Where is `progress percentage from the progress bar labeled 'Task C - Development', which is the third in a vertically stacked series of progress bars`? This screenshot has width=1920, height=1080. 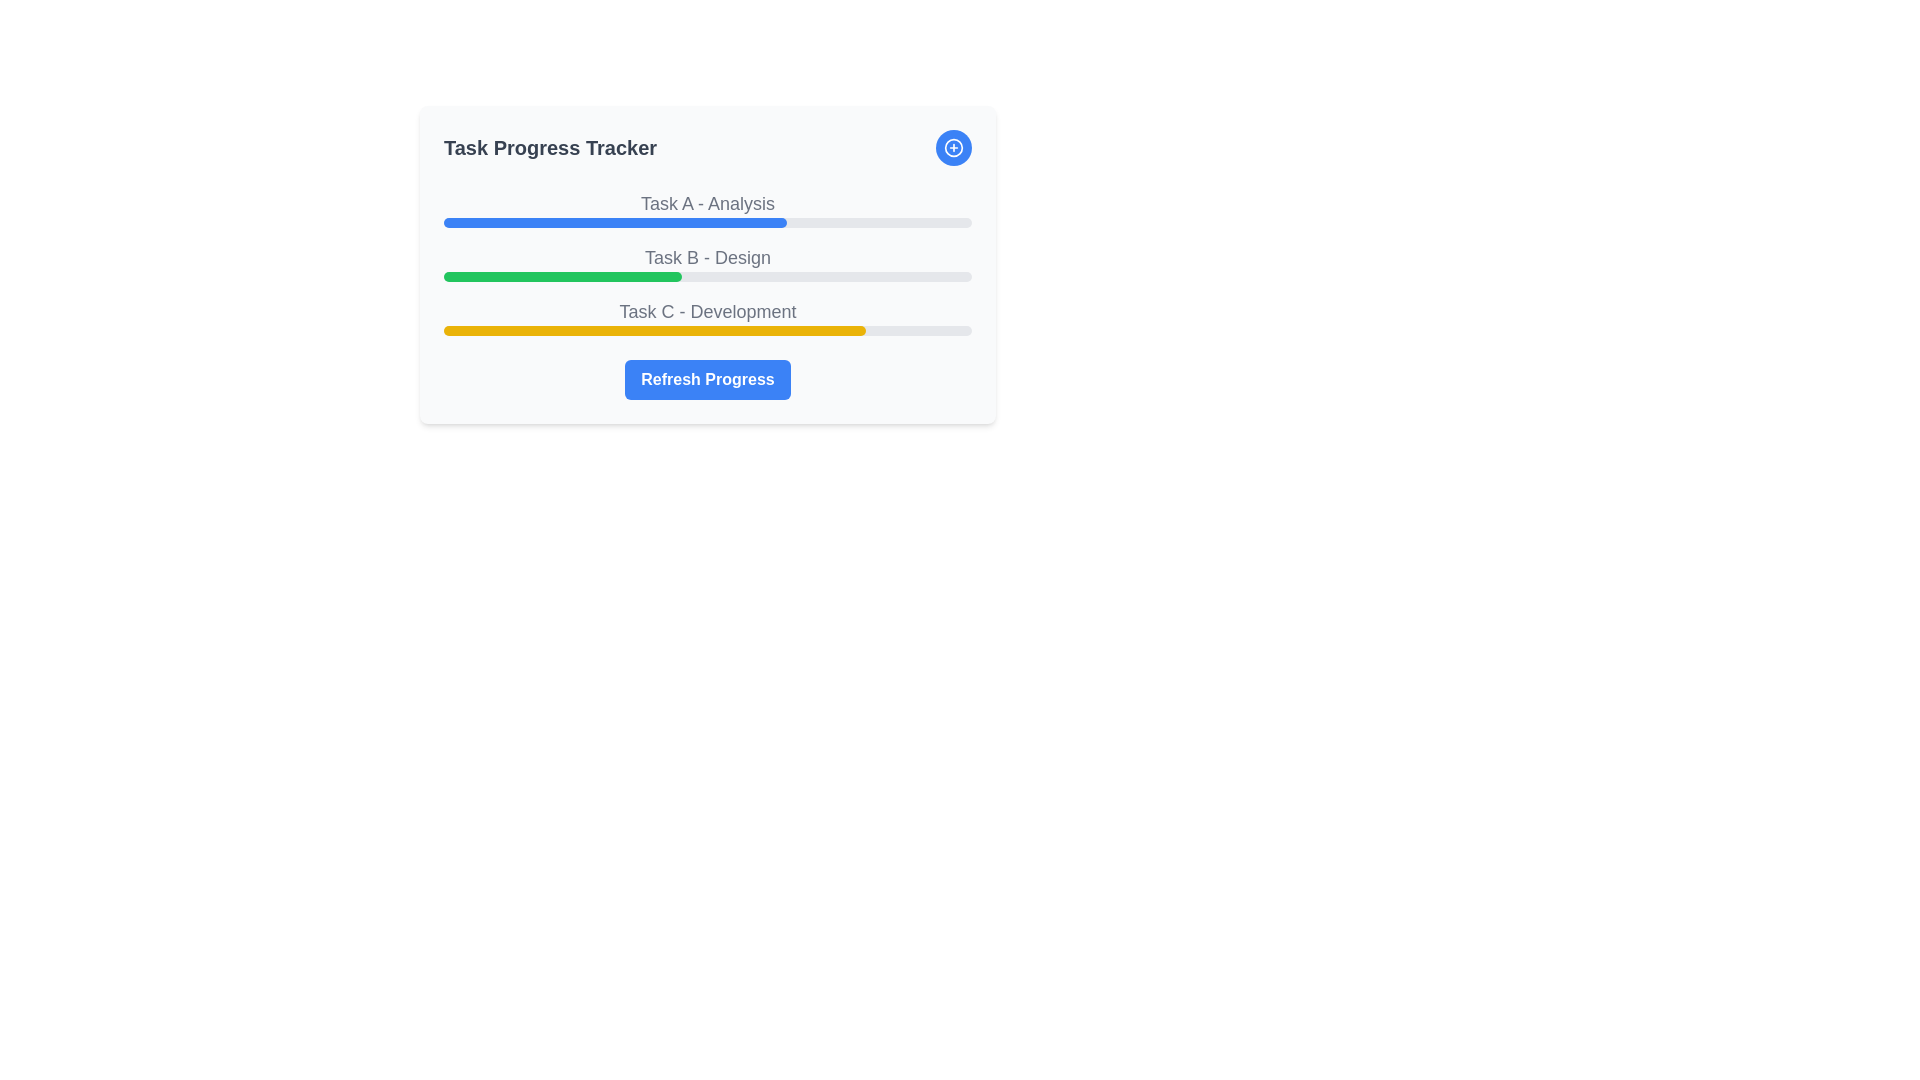 progress percentage from the progress bar labeled 'Task C - Development', which is the third in a vertically stacked series of progress bars is located at coordinates (708, 315).